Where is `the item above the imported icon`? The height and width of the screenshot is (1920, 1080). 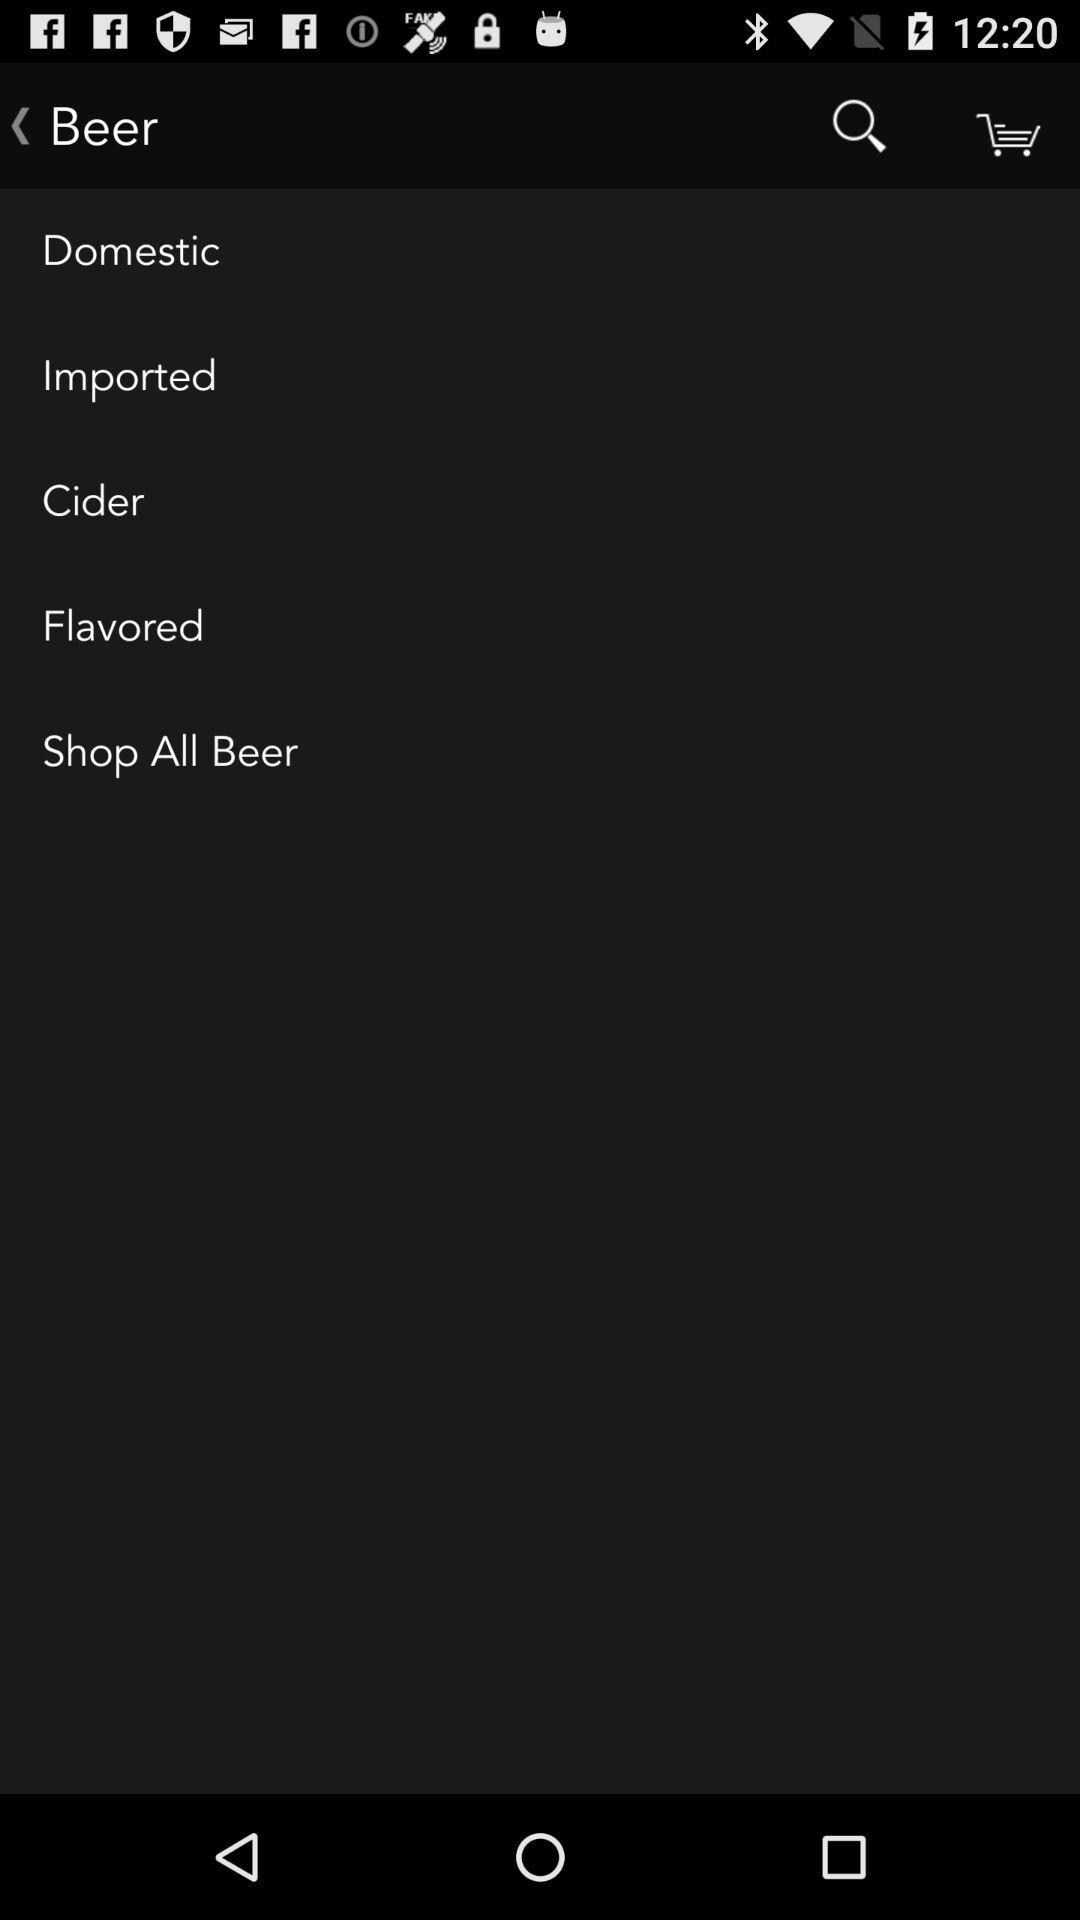 the item above the imported icon is located at coordinates (540, 251).